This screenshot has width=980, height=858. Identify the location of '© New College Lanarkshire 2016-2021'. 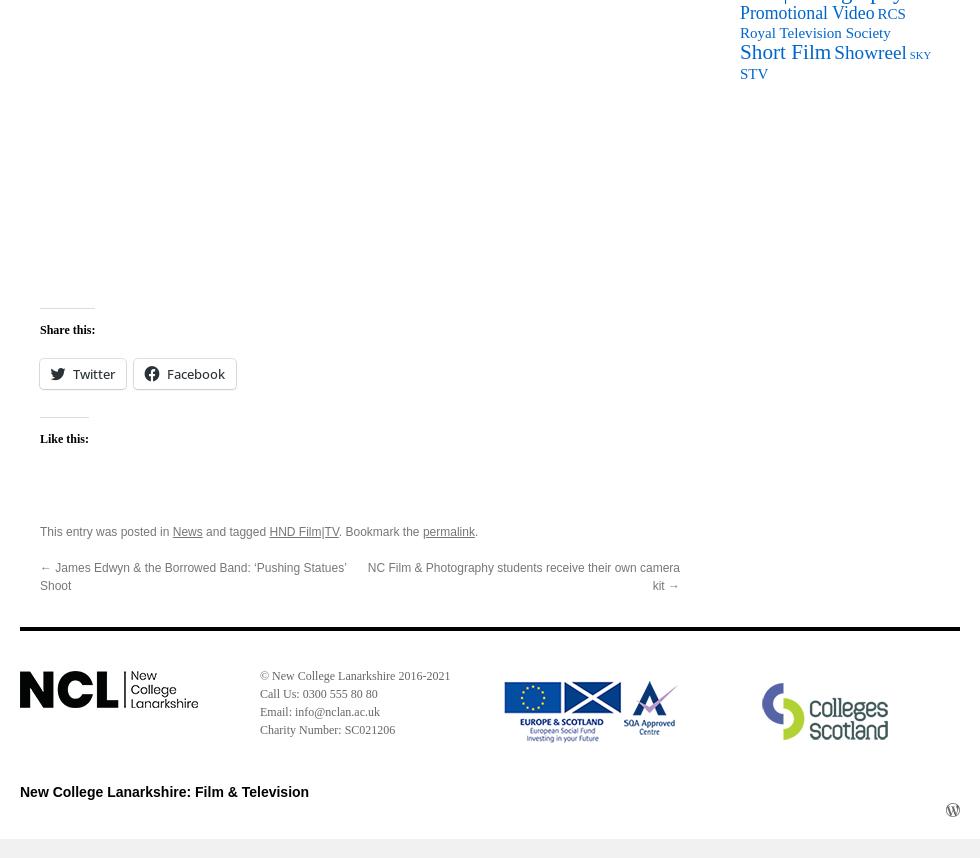
(259, 675).